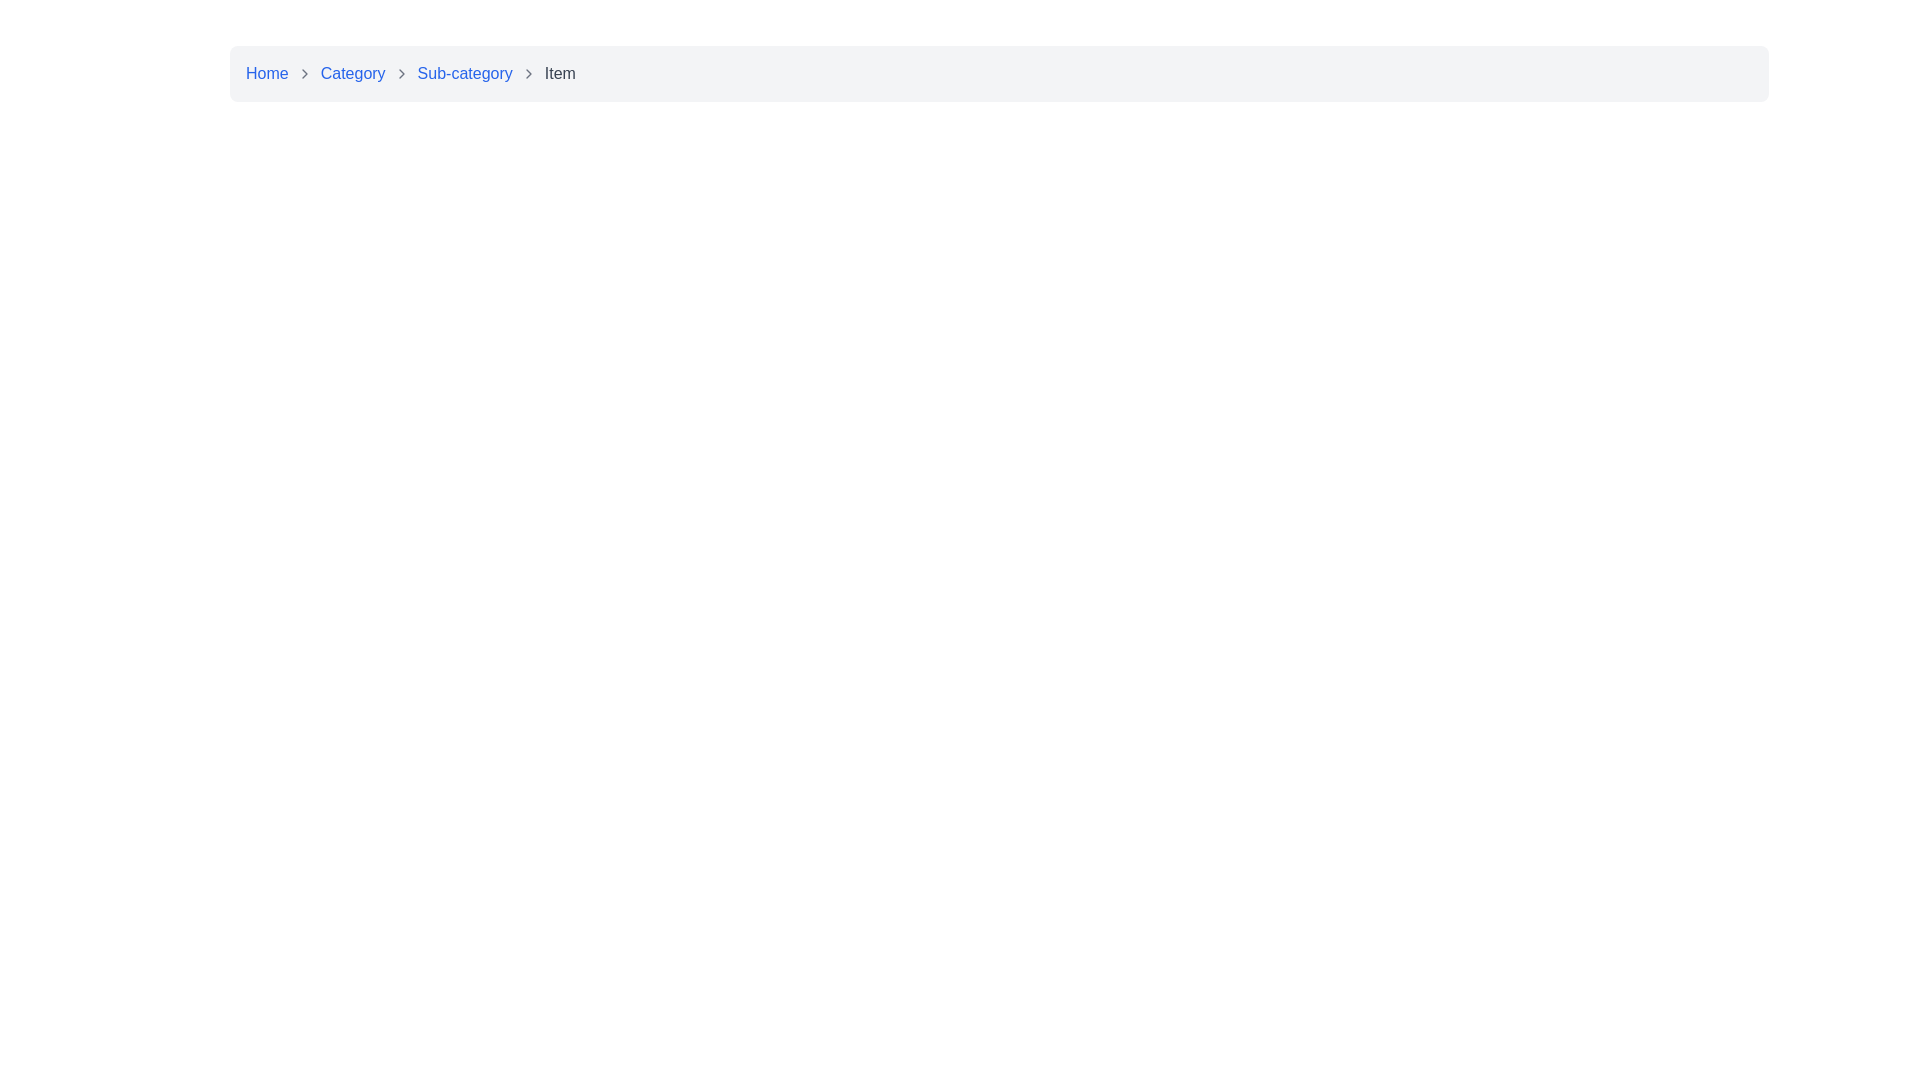 Image resolution: width=1920 pixels, height=1080 pixels. What do you see at coordinates (400, 72) in the screenshot?
I see `the right-pointing chevron icon in the breadcrumb navigation bar, located between the 'Category' and 'Sub-category' labels` at bounding box center [400, 72].